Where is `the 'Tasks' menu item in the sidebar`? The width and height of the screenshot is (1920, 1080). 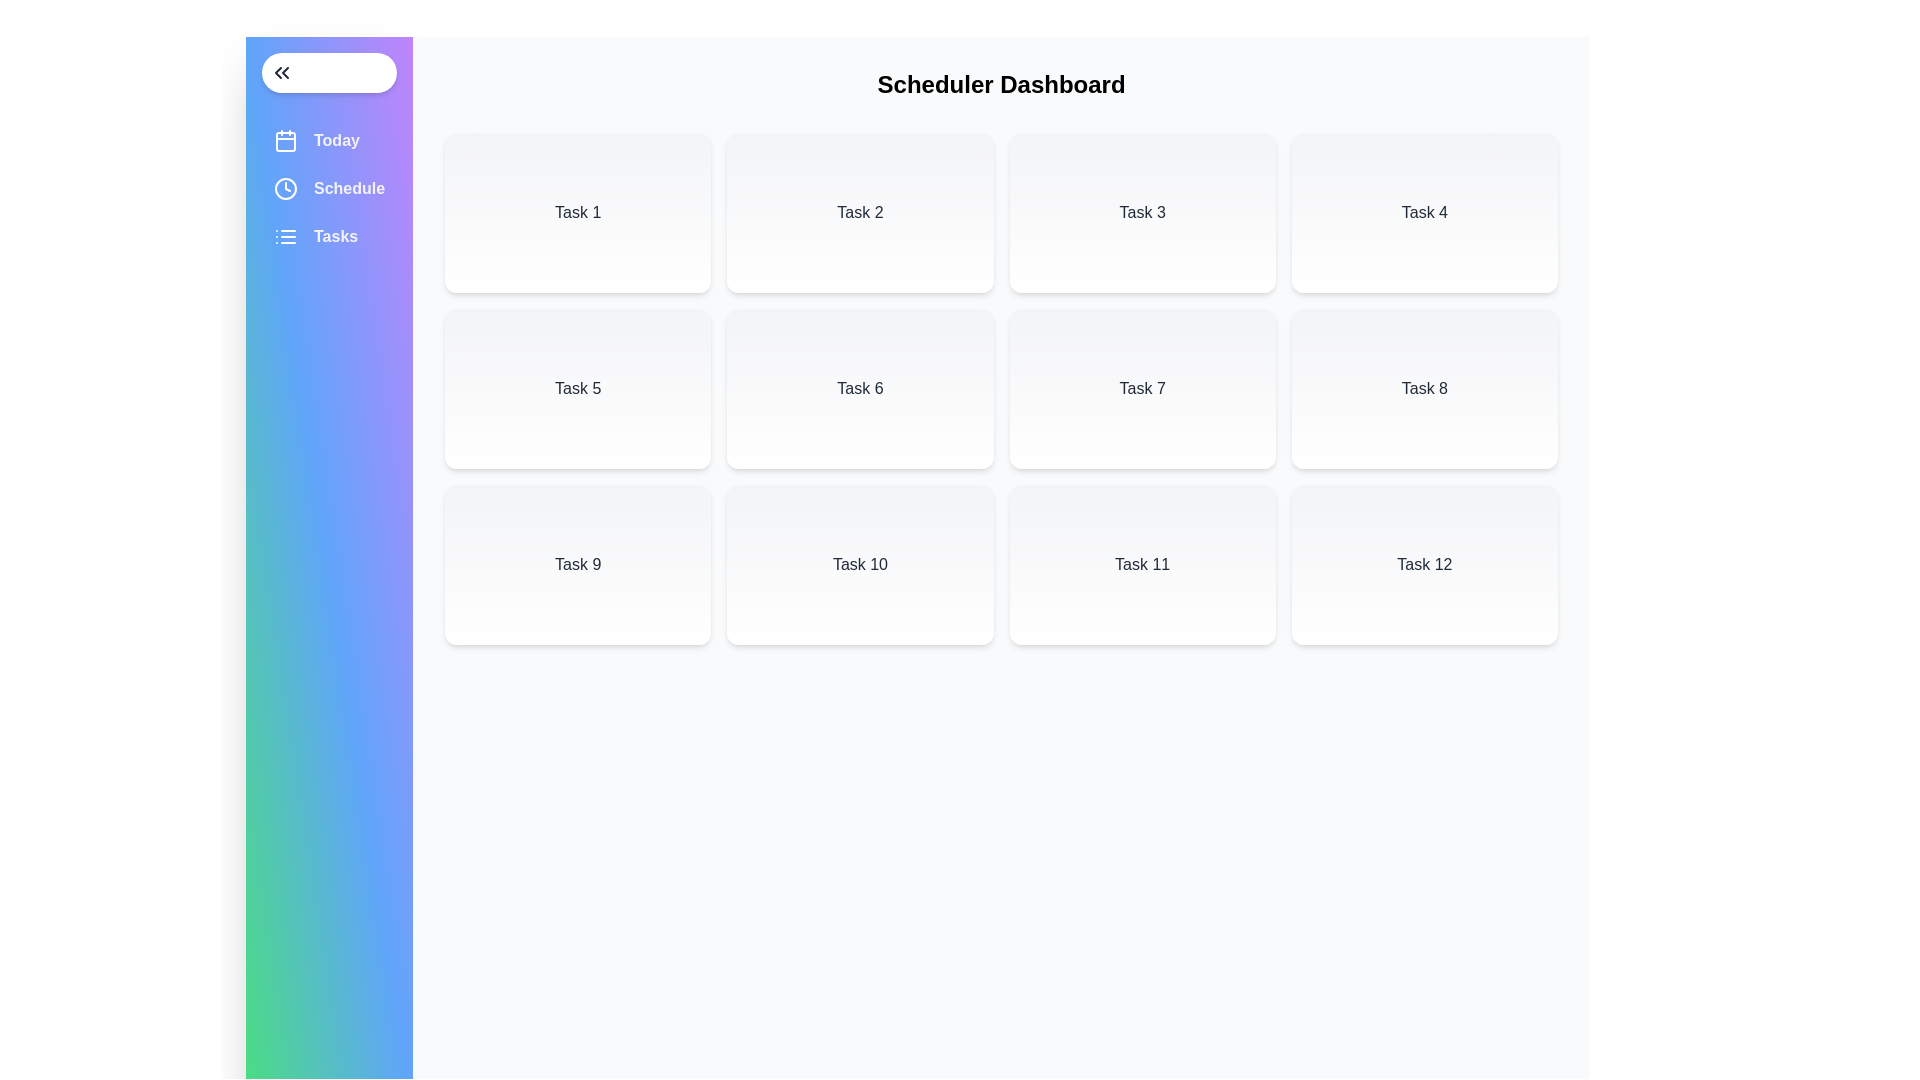
the 'Tasks' menu item in the sidebar is located at coordinates (329, 235).